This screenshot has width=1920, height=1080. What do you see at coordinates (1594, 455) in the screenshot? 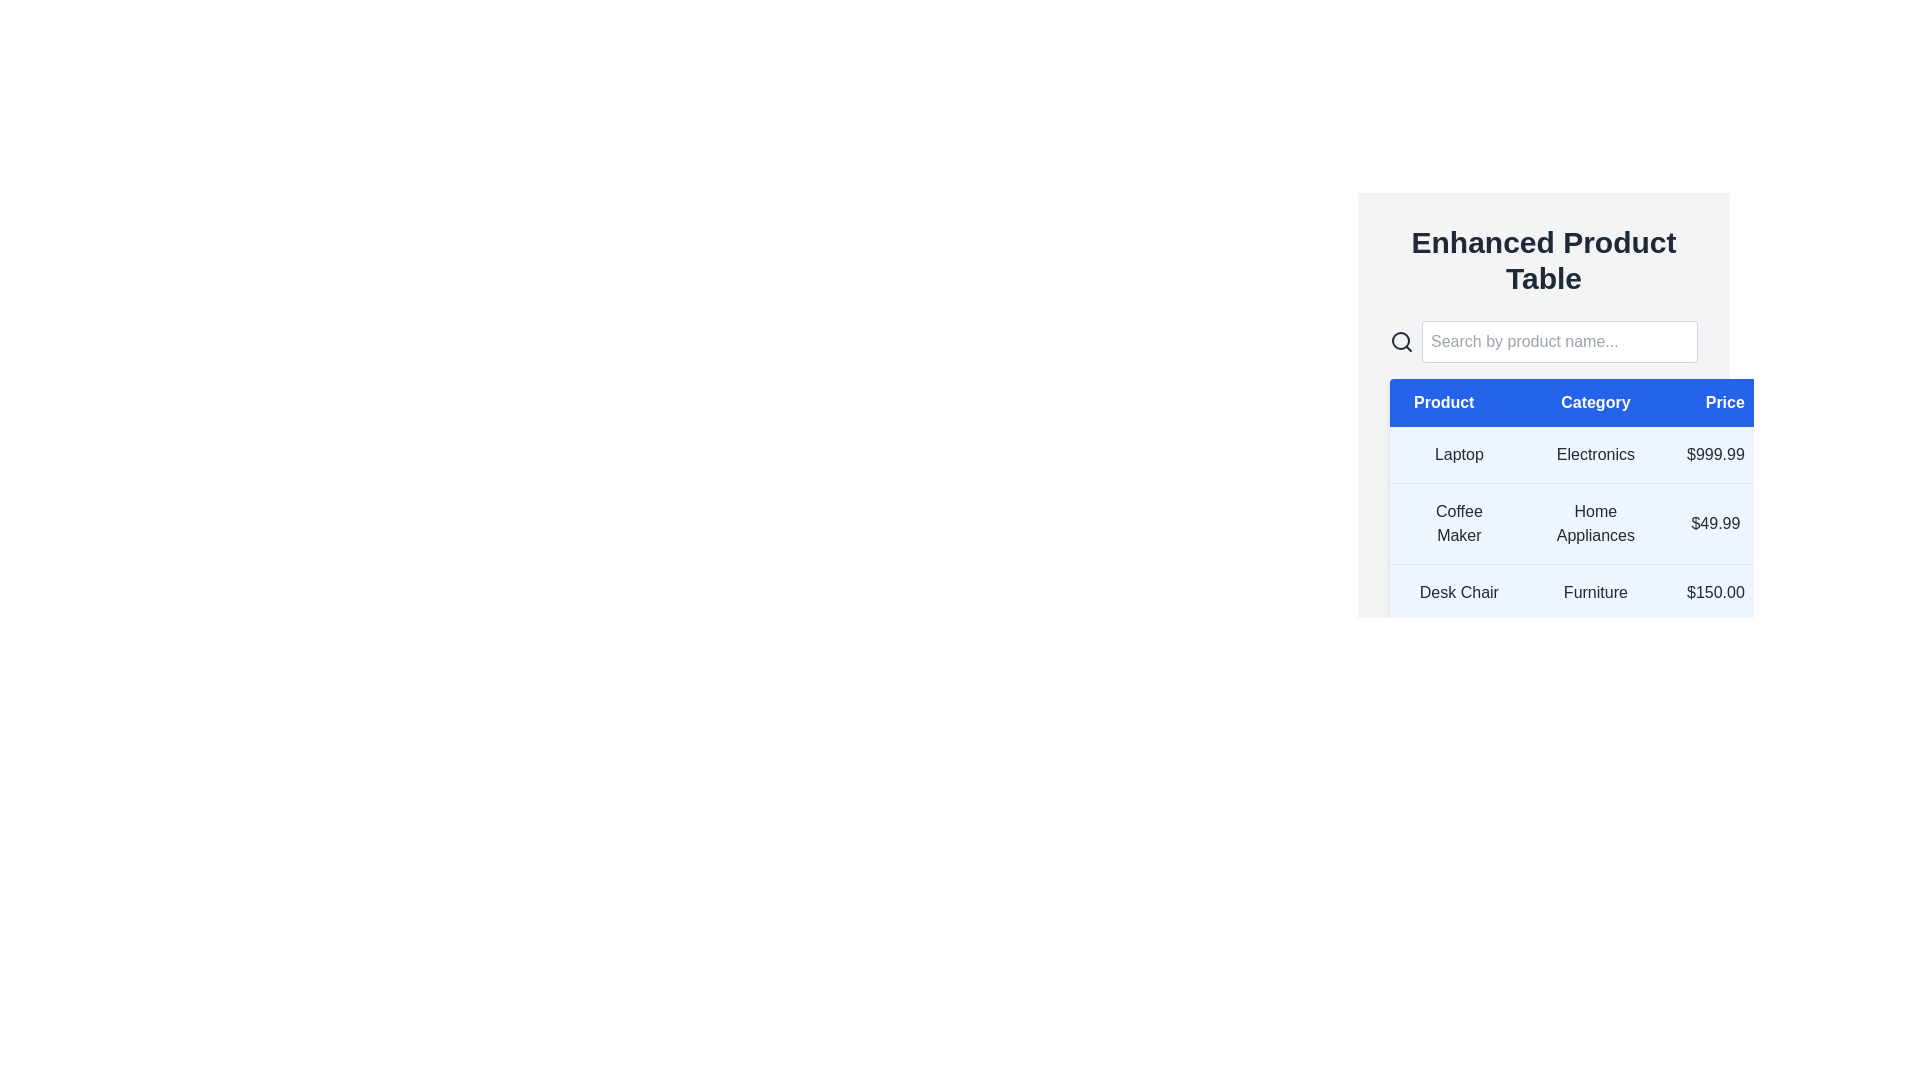
I see `information displayed in the text element labeled 'Electronics', which is part of a table under the 'Category' column for the 'Laptop' entry` at bounding box center [1594, 455].